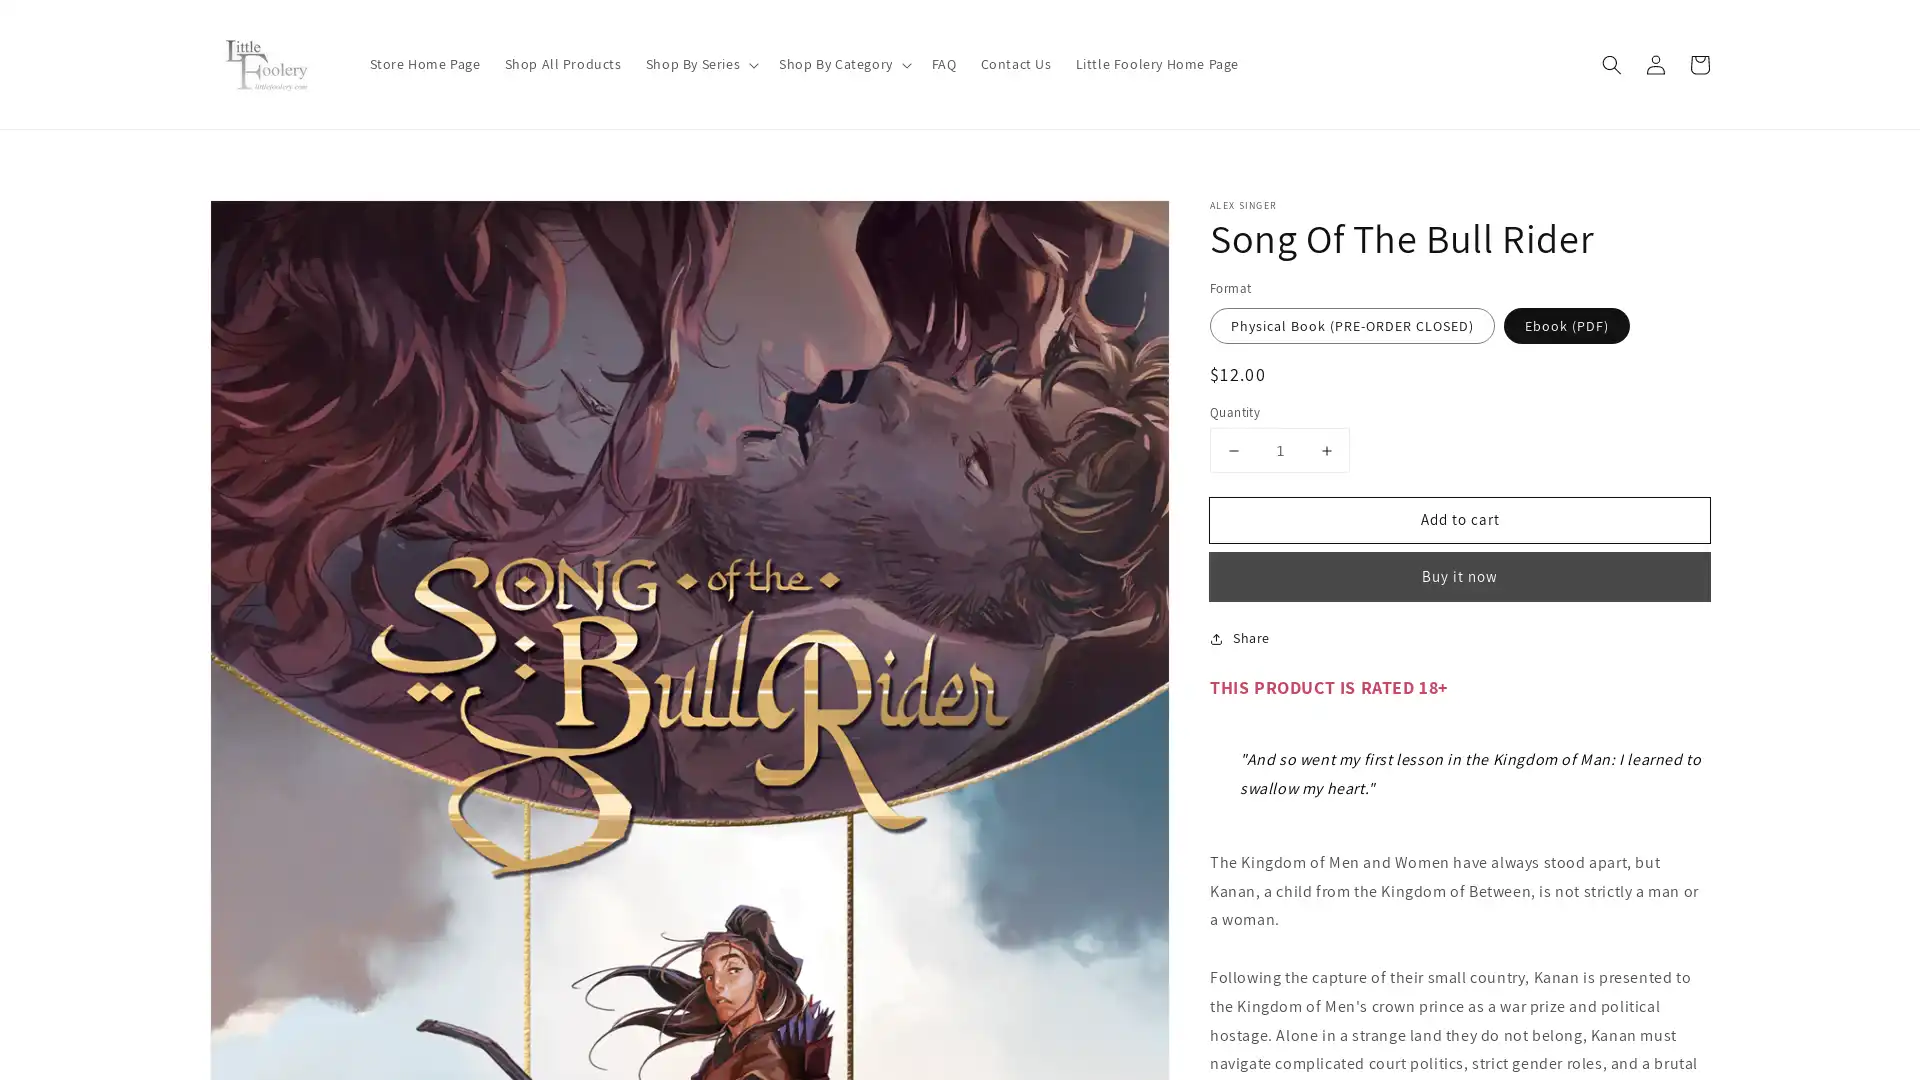 Image resolution: width=1920 pixels, height=1080 pixels. What do you see at coordinates (1459, 519) in the screenshot?
I see `Add to cart` at bounding box center [1459, 519].